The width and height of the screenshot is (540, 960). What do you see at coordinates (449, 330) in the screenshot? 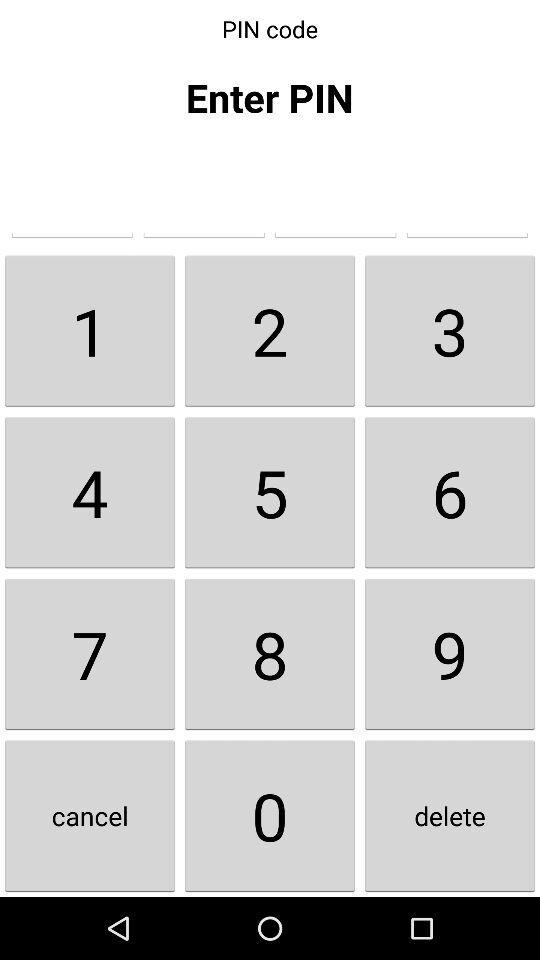
I see `the item to the right of the 2` at bounding box center [449, 330].